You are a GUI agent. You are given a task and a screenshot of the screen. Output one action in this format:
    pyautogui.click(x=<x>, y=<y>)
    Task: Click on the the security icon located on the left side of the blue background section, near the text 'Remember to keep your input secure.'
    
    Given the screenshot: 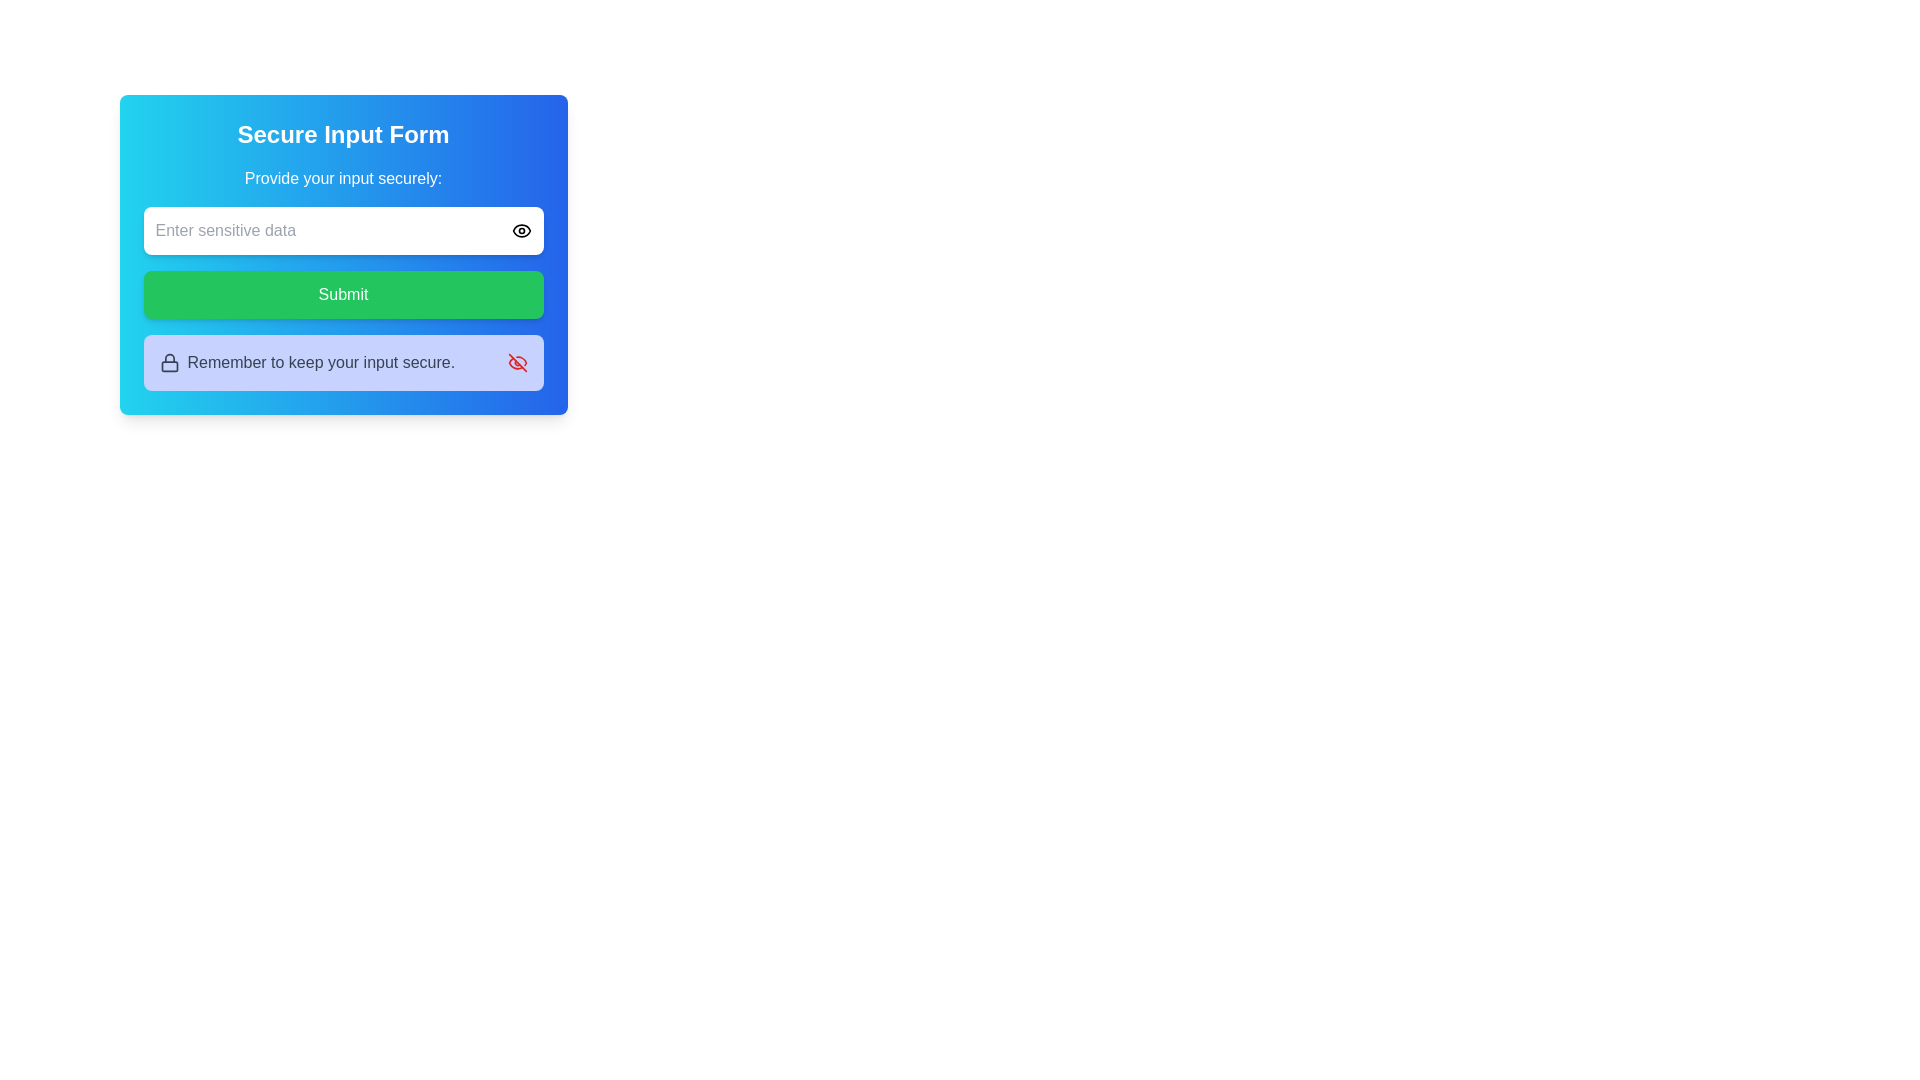 What is the action you would take?
    pyautogui.click(x=169, y=362)
    